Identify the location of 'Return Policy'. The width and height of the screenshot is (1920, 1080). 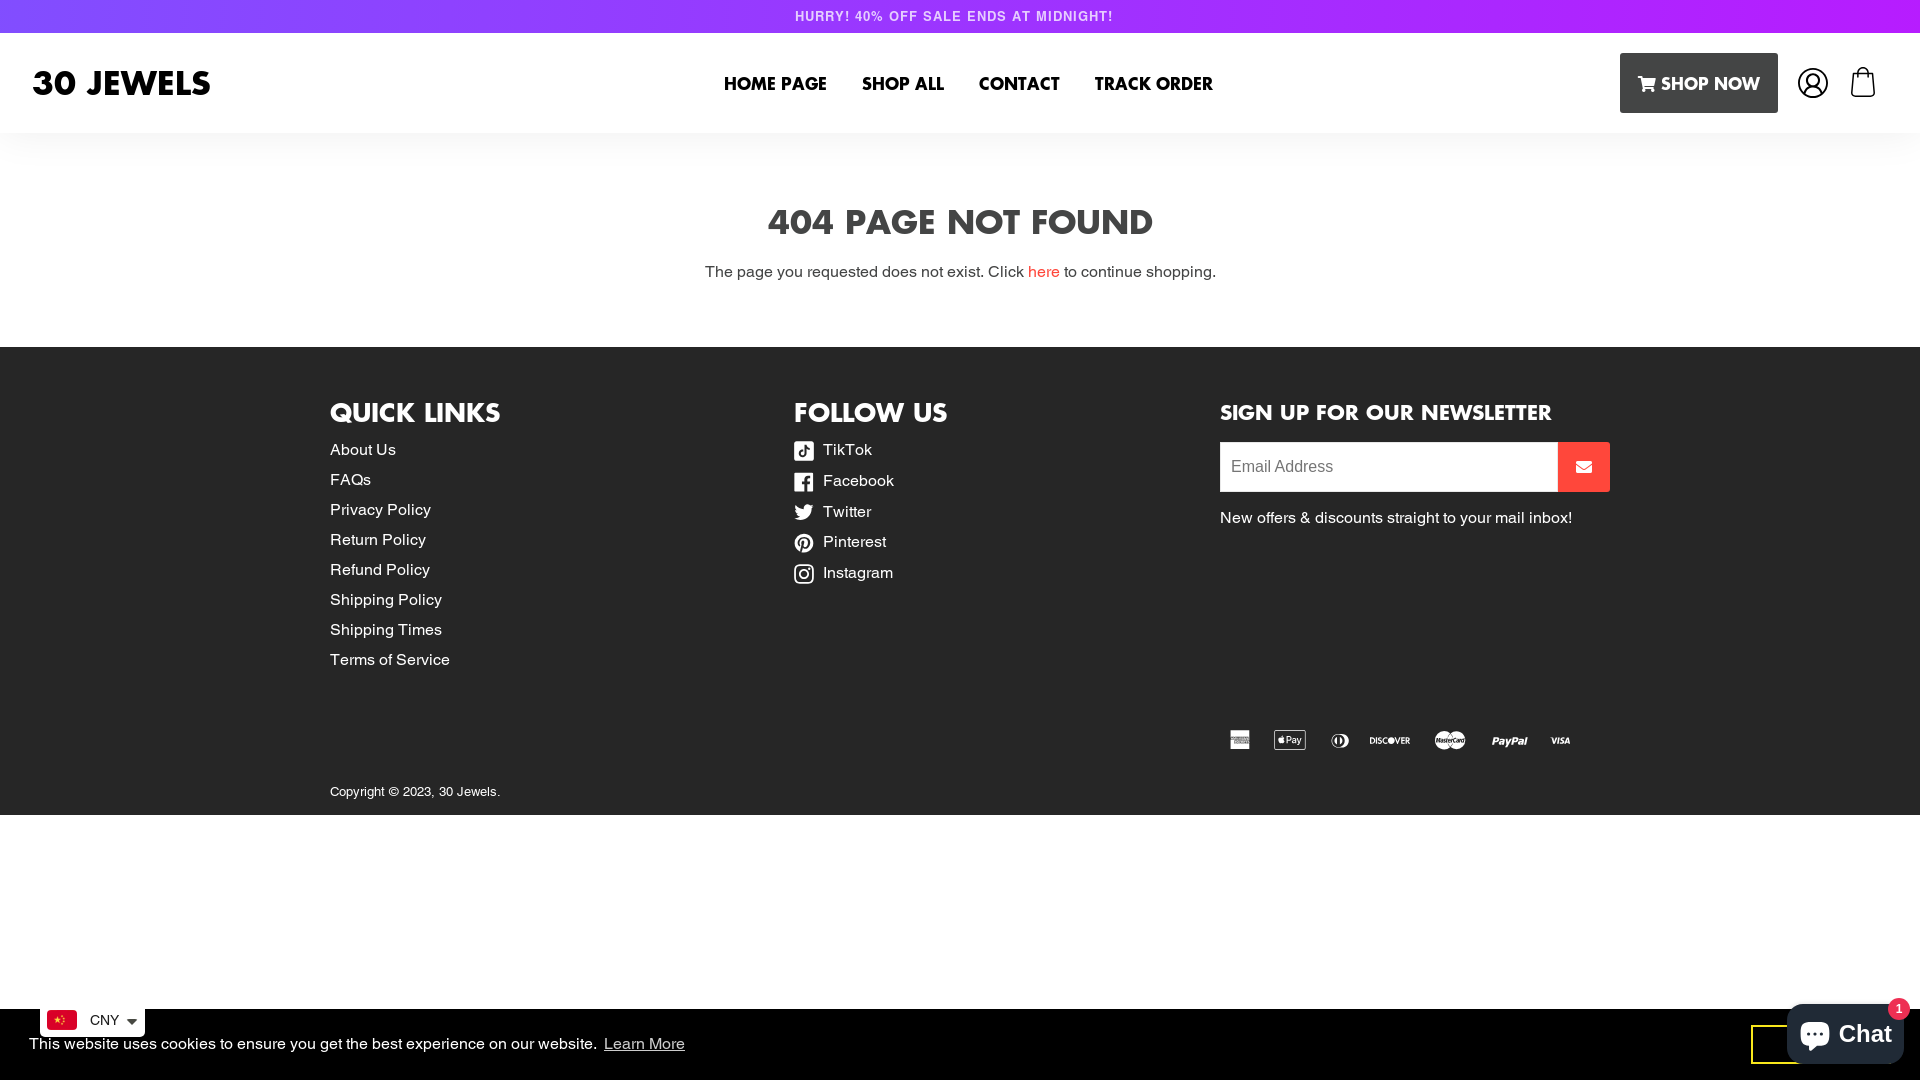
(378, 538).